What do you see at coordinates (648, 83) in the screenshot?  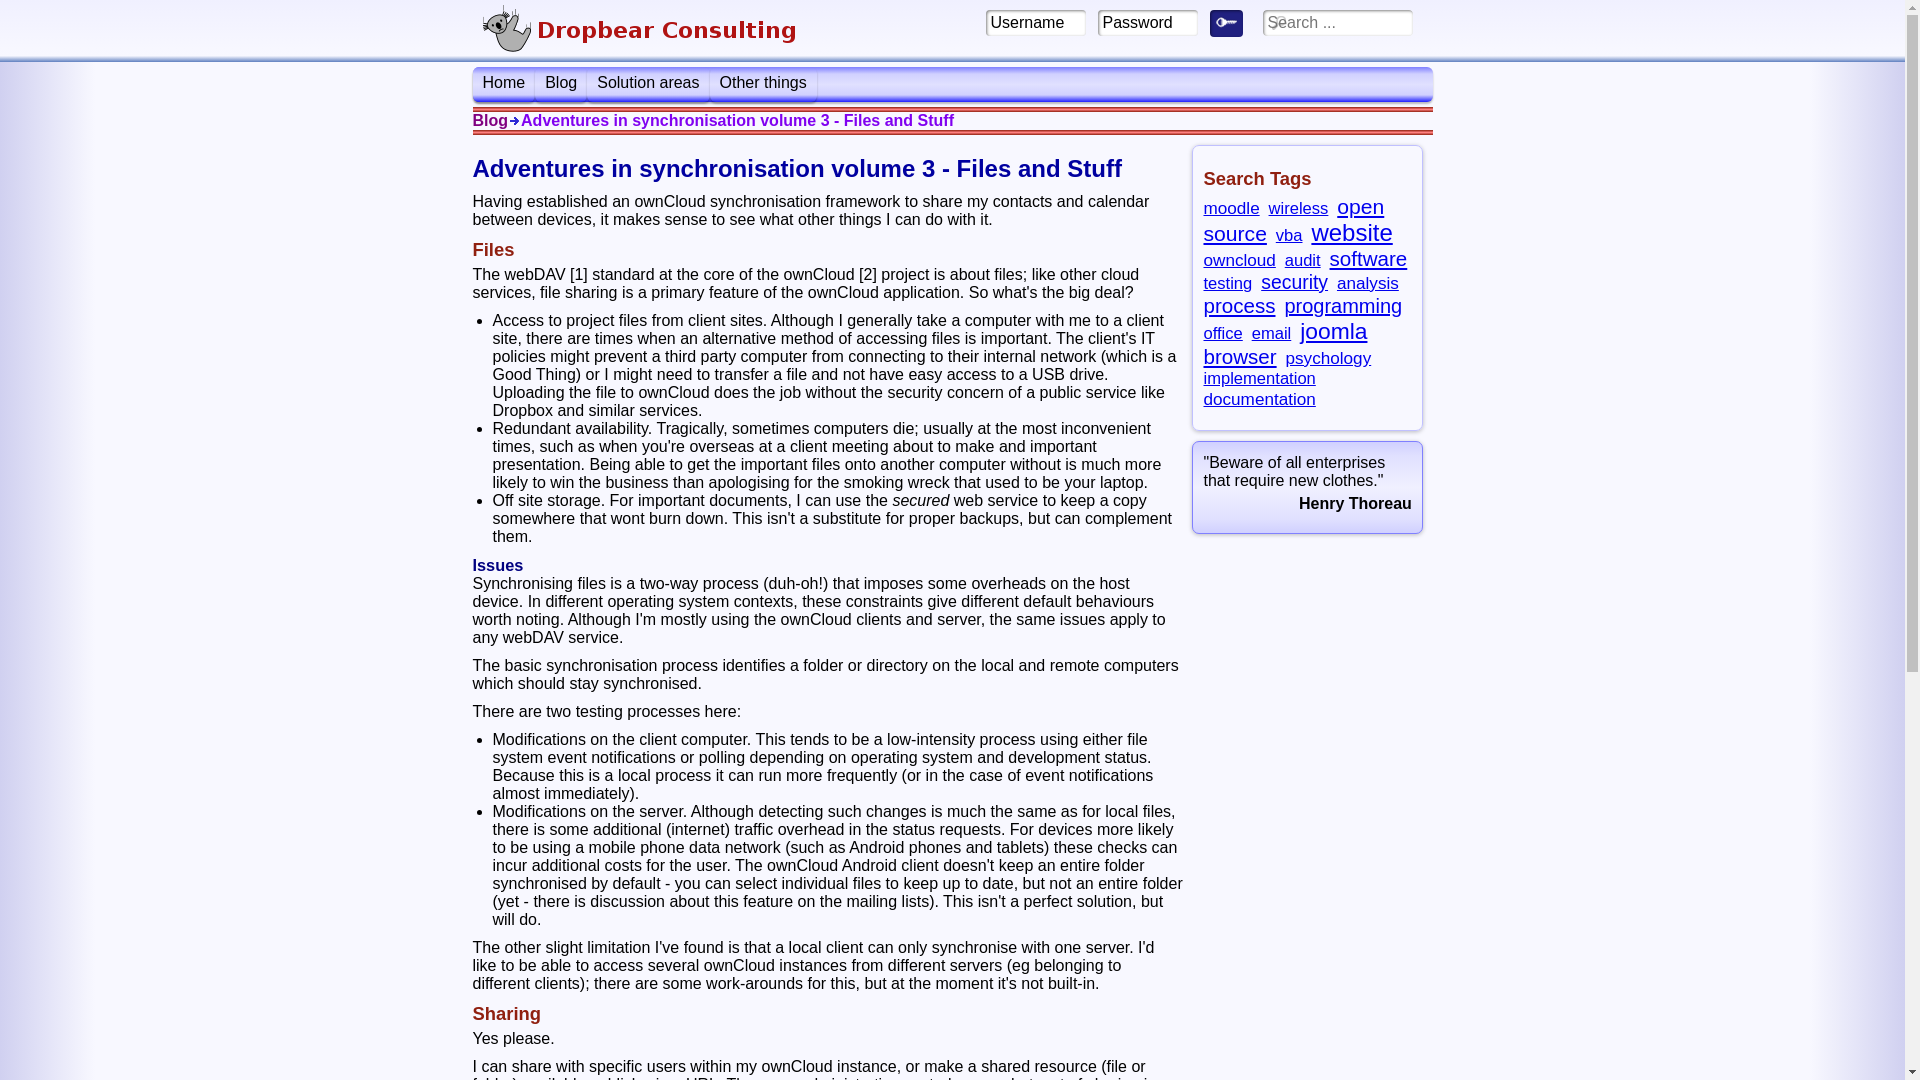 I see `'Solution areas'` at bounding box center [648, 83].